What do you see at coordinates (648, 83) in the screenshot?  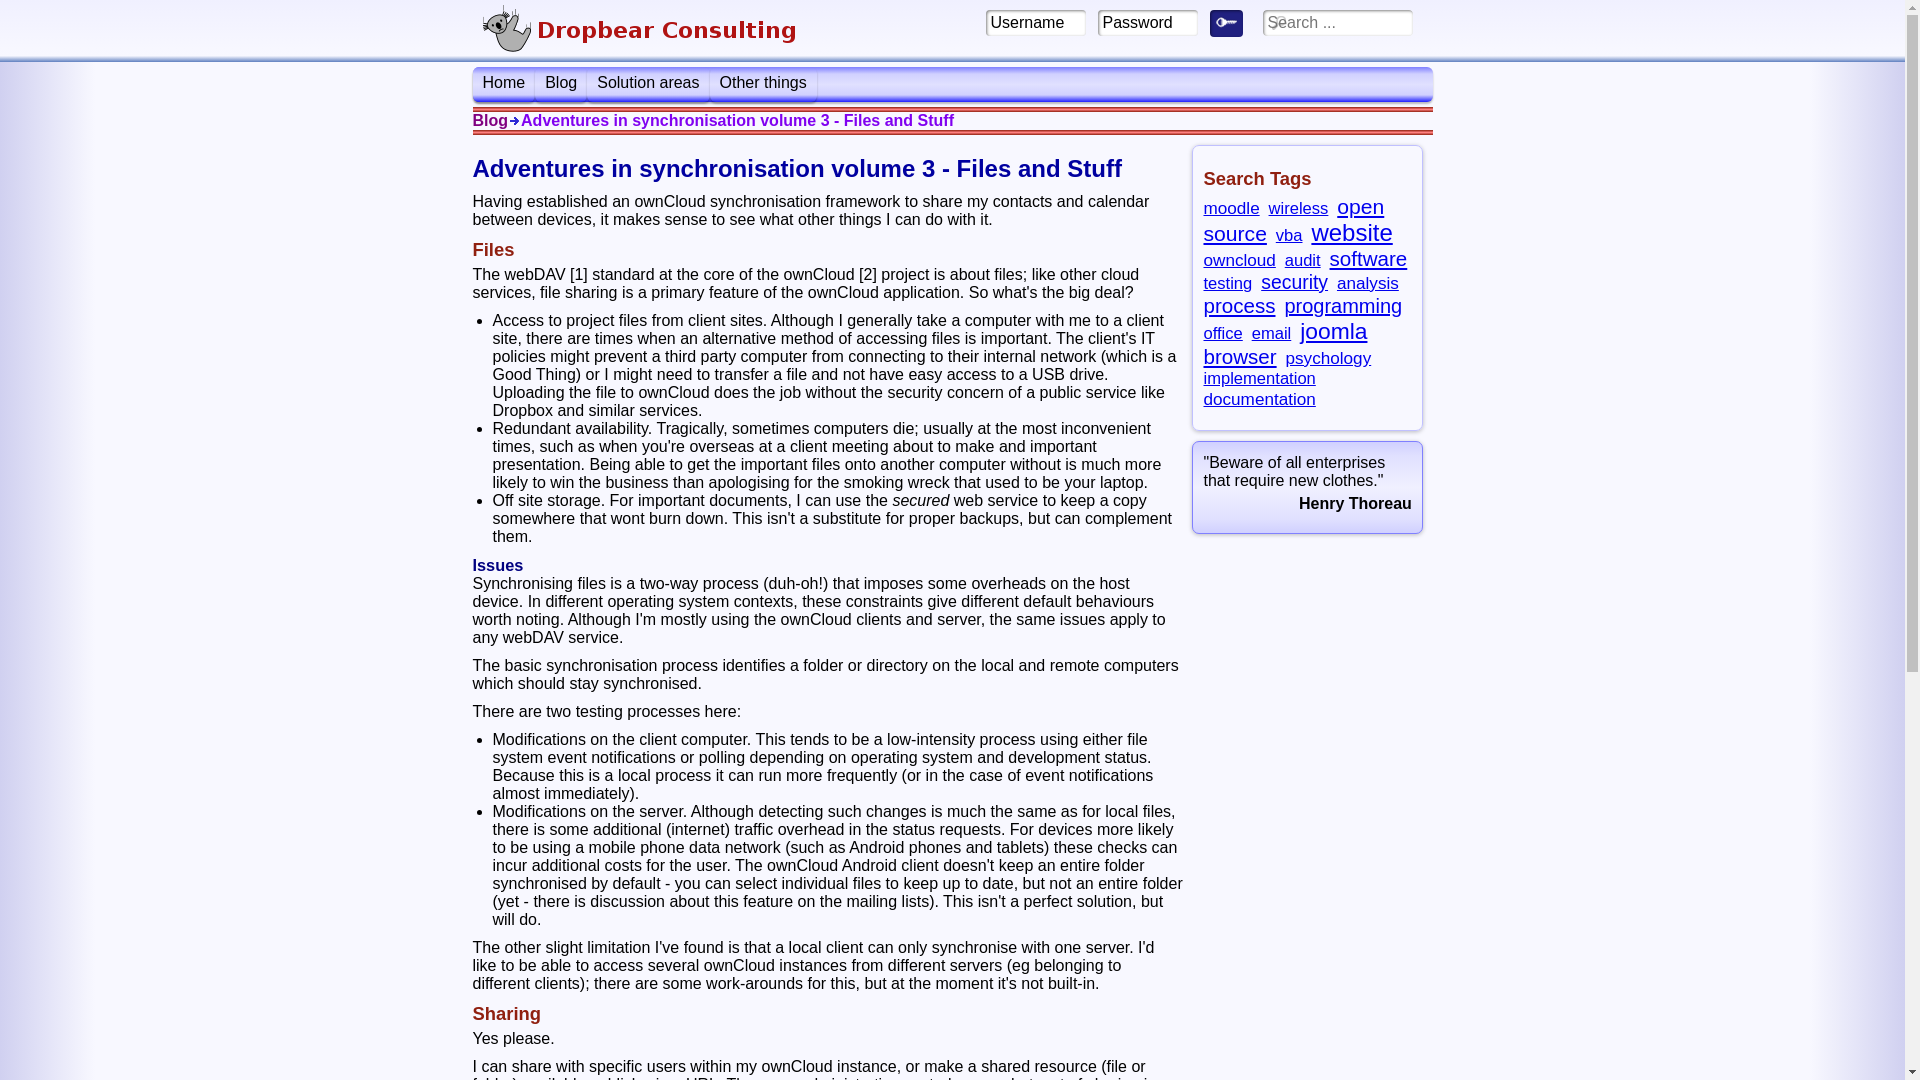 I see `'Solution areas'` at bounding box center [648, 83].